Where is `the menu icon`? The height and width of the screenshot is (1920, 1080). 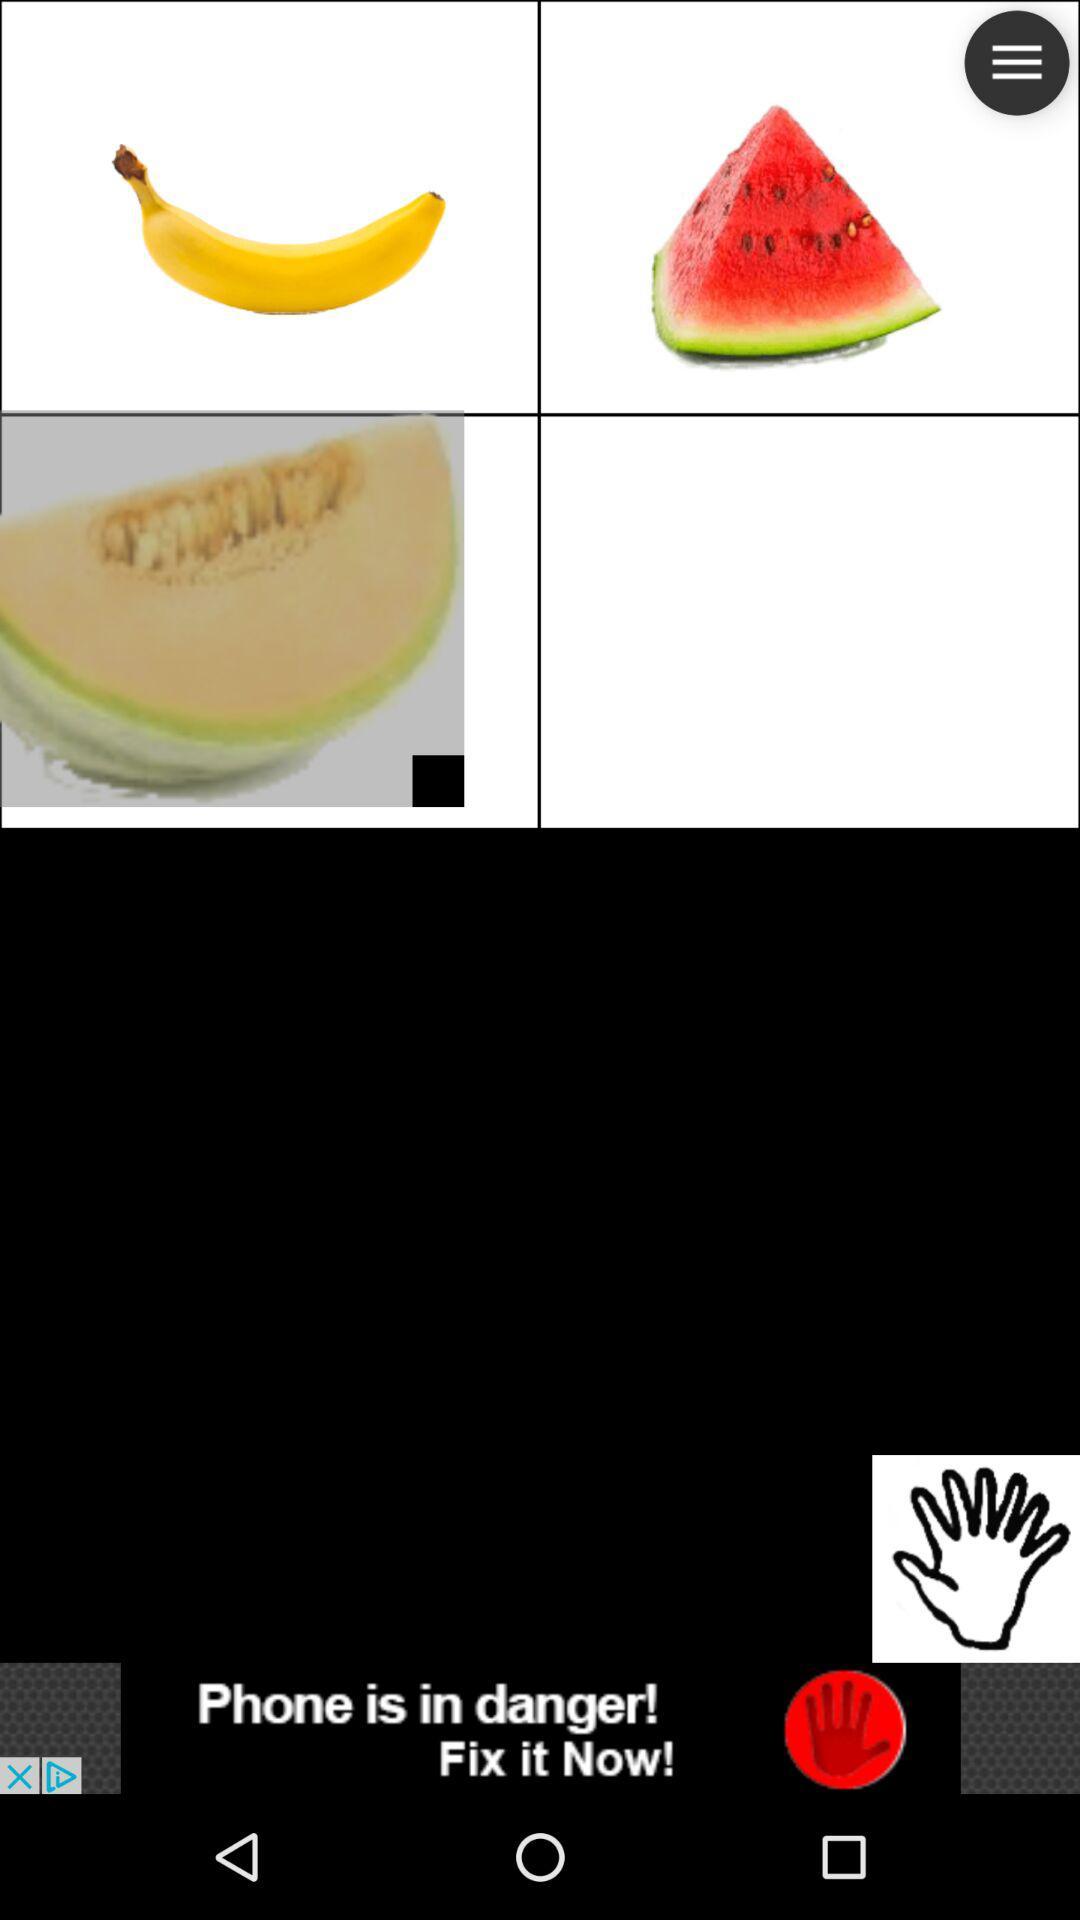
the menu icon is located at coordinates (1017, 62).